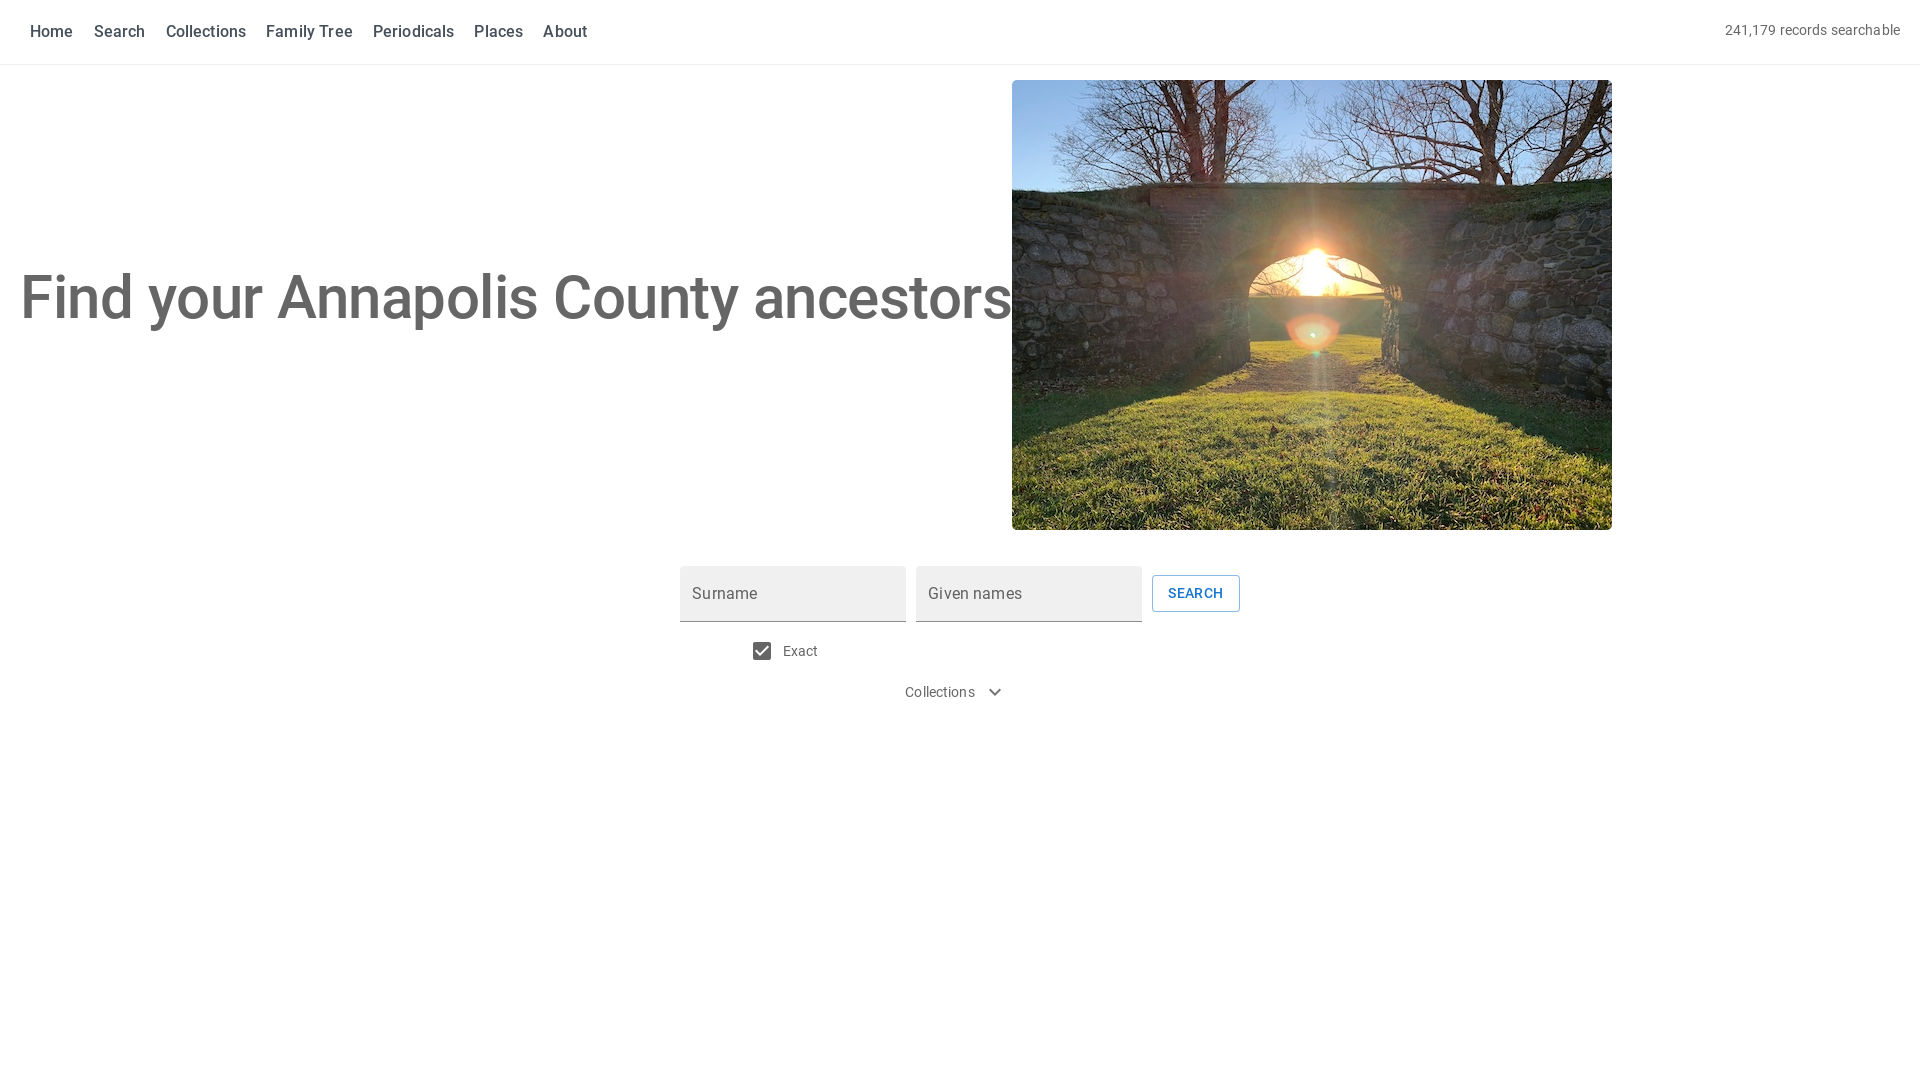 Image resolution: width=1920 pixels, height=1080 pixels. What do you see at coordinates (206, 31) in the screenshot?
I see `'Collections'` at bounding box center [206, 31].